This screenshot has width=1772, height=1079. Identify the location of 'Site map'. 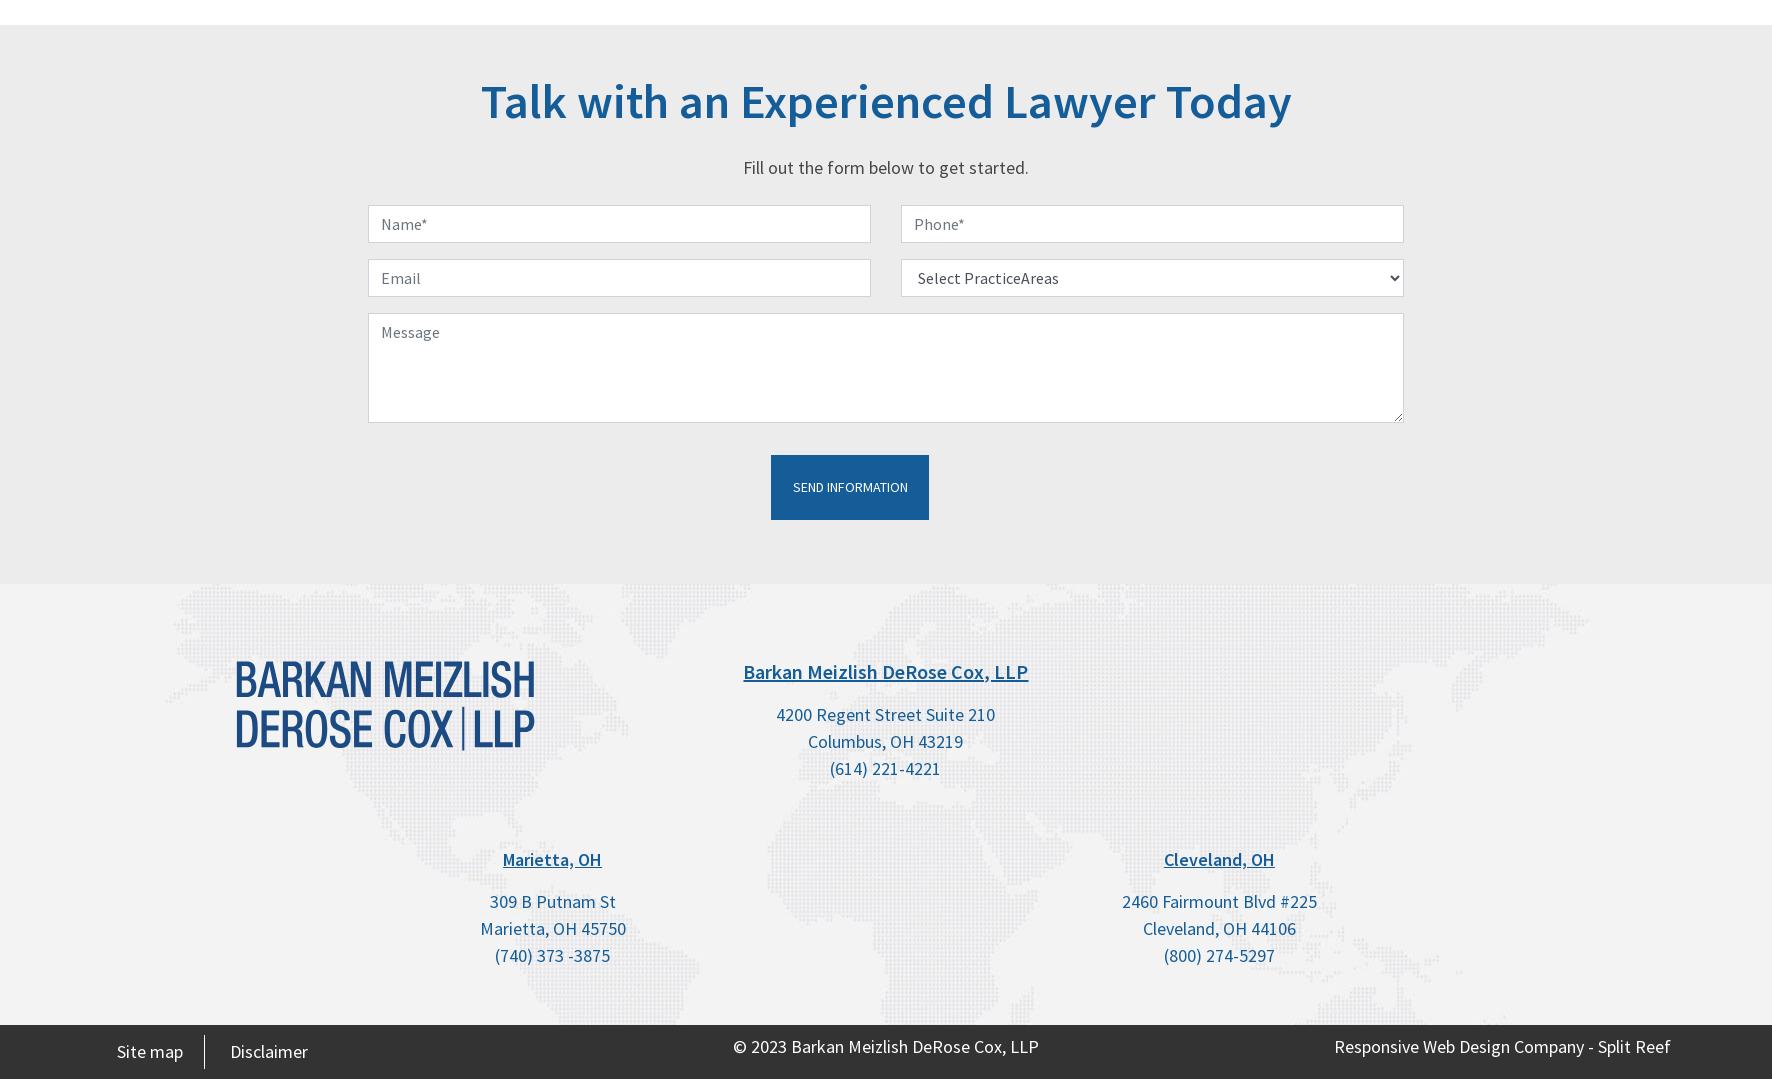
(150, 1049).